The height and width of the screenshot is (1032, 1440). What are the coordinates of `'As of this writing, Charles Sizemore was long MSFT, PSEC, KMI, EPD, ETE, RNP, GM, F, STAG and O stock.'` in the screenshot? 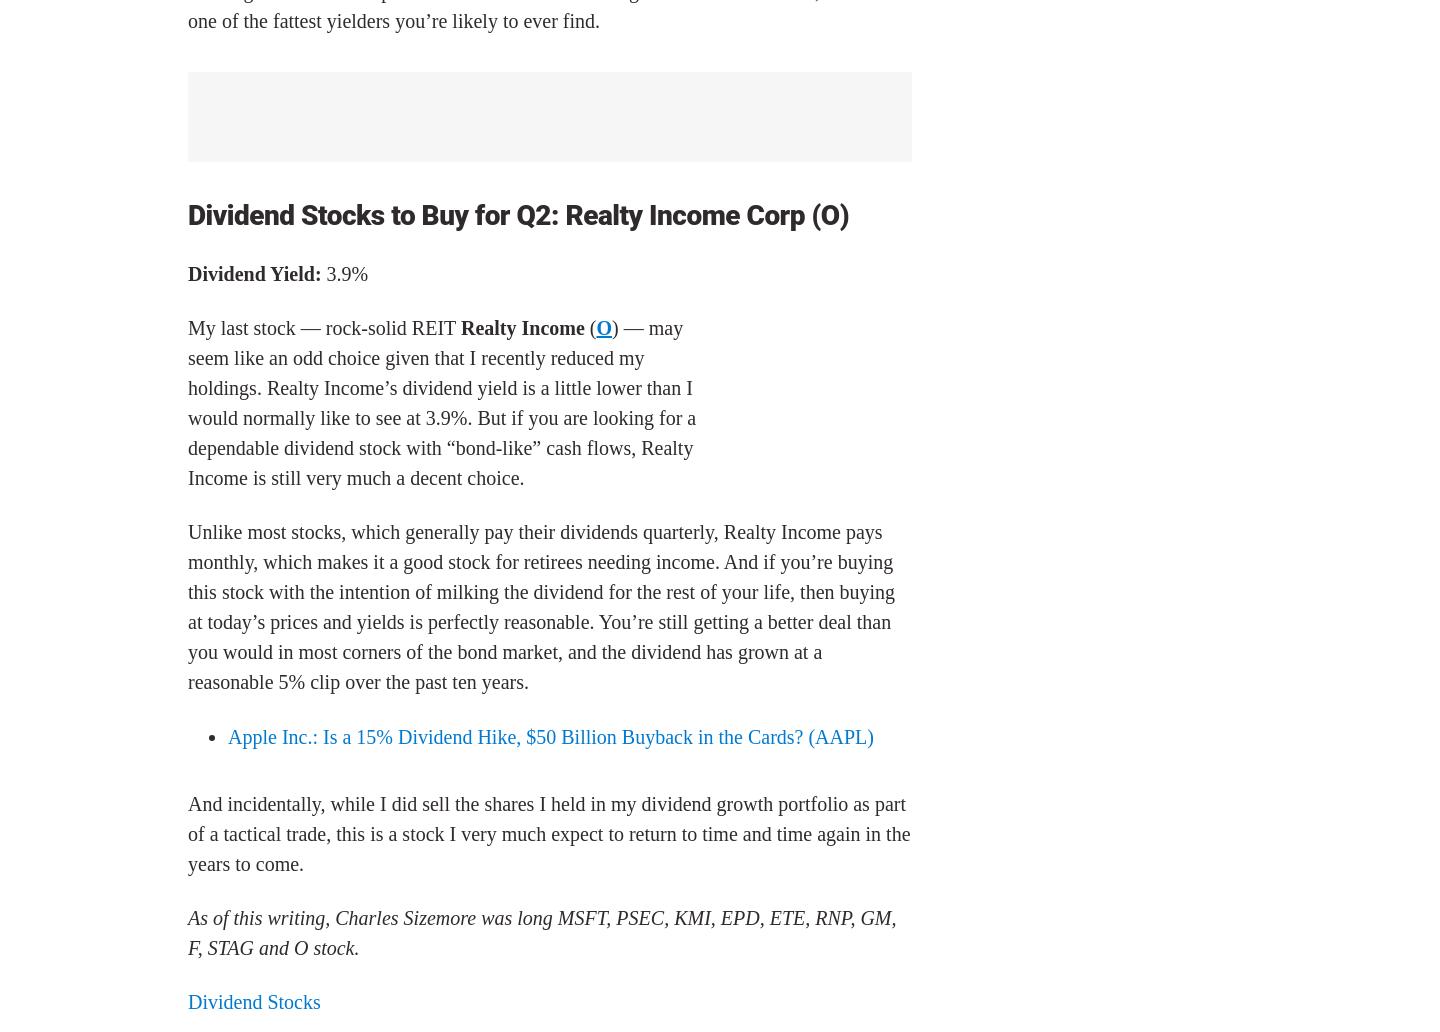 It's located at (542, 930).